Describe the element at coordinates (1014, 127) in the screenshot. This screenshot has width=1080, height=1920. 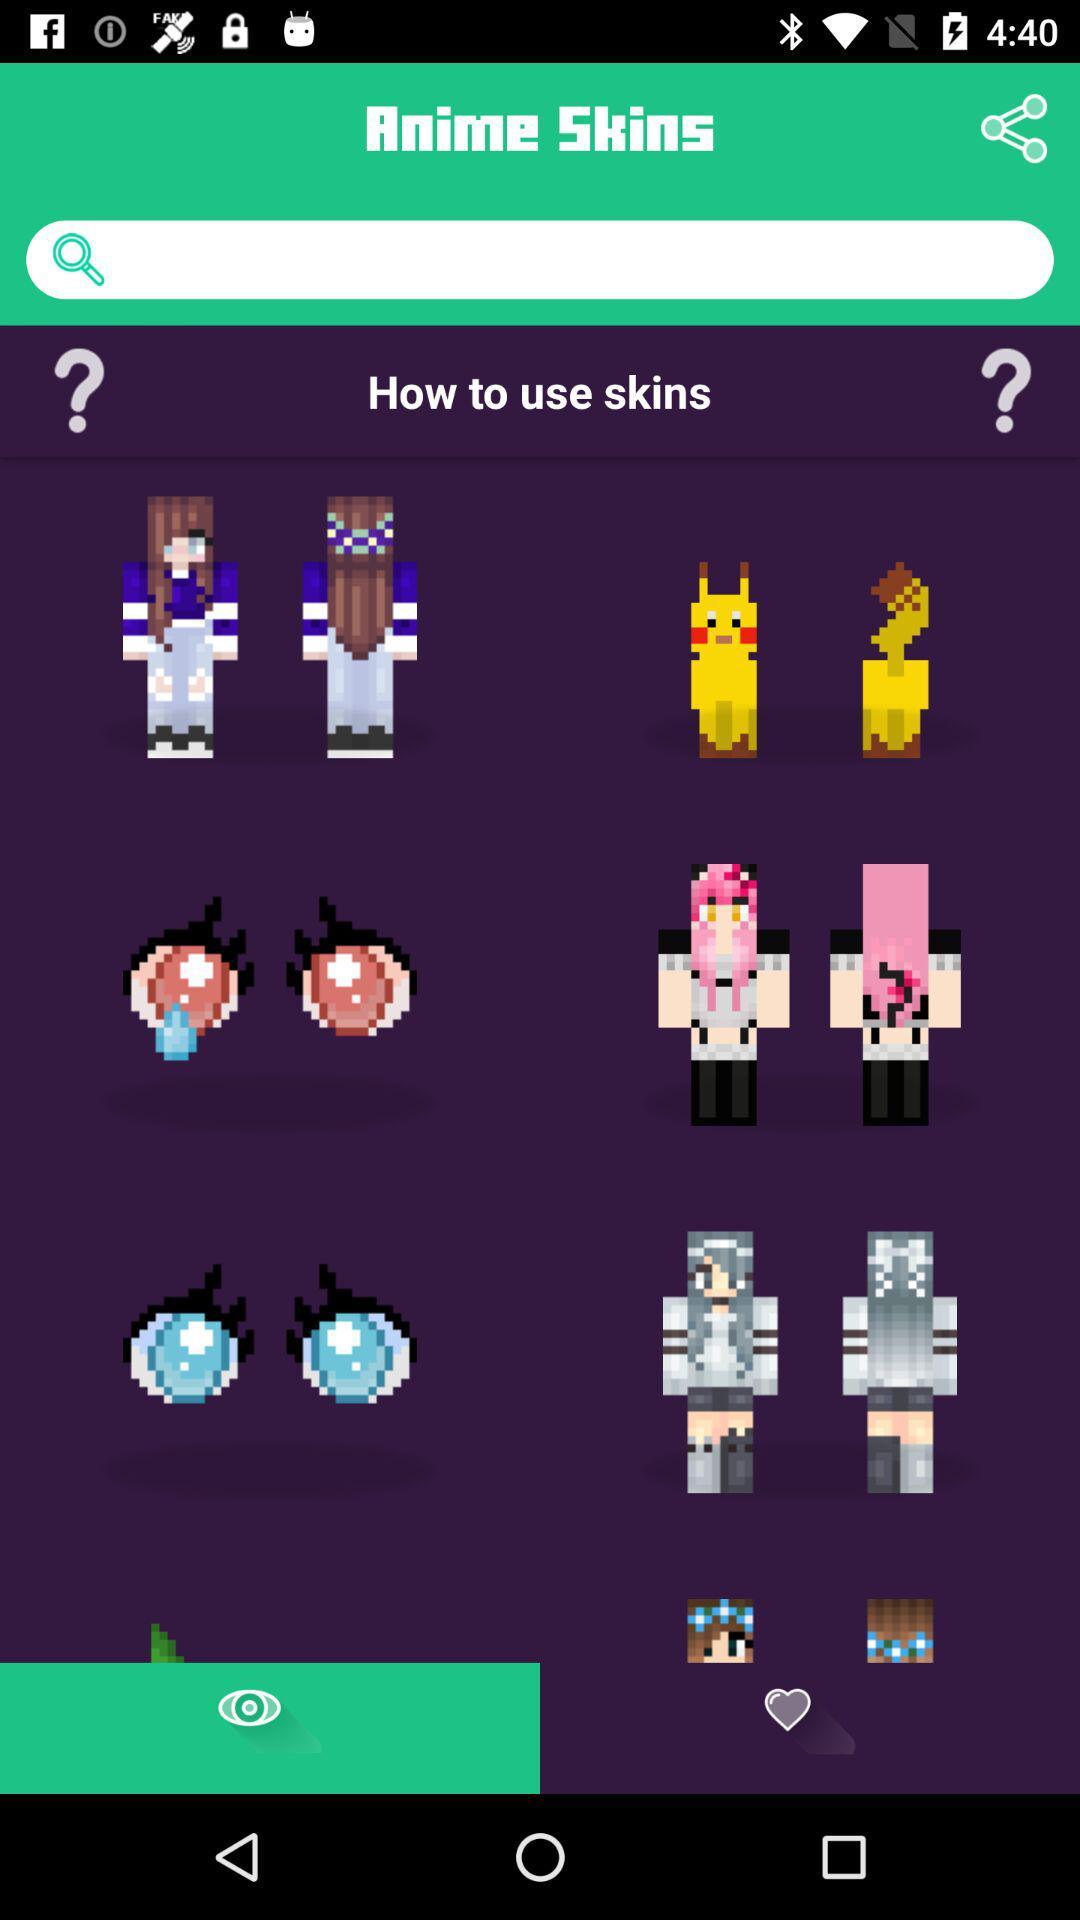
I see `the share icon` at that location.